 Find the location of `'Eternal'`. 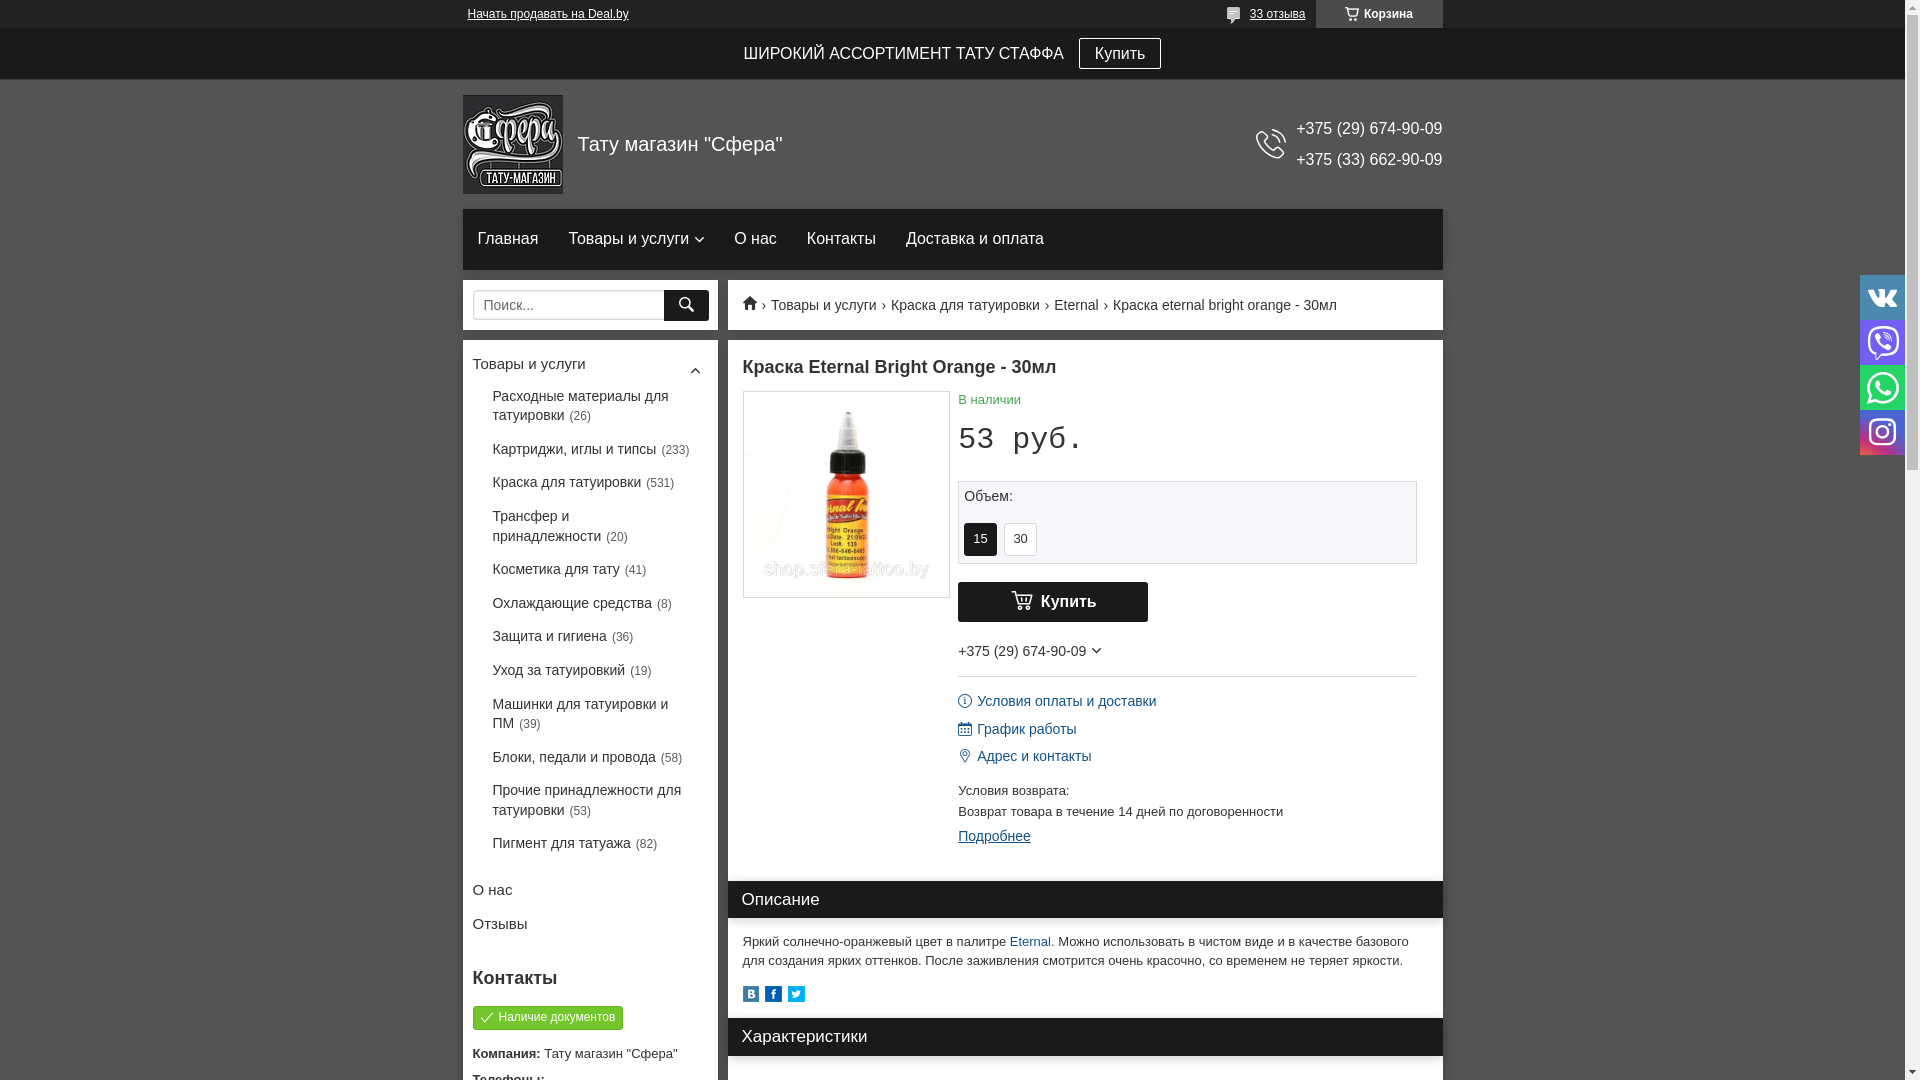

'Eternal' is located at coordinates (1030, 941).